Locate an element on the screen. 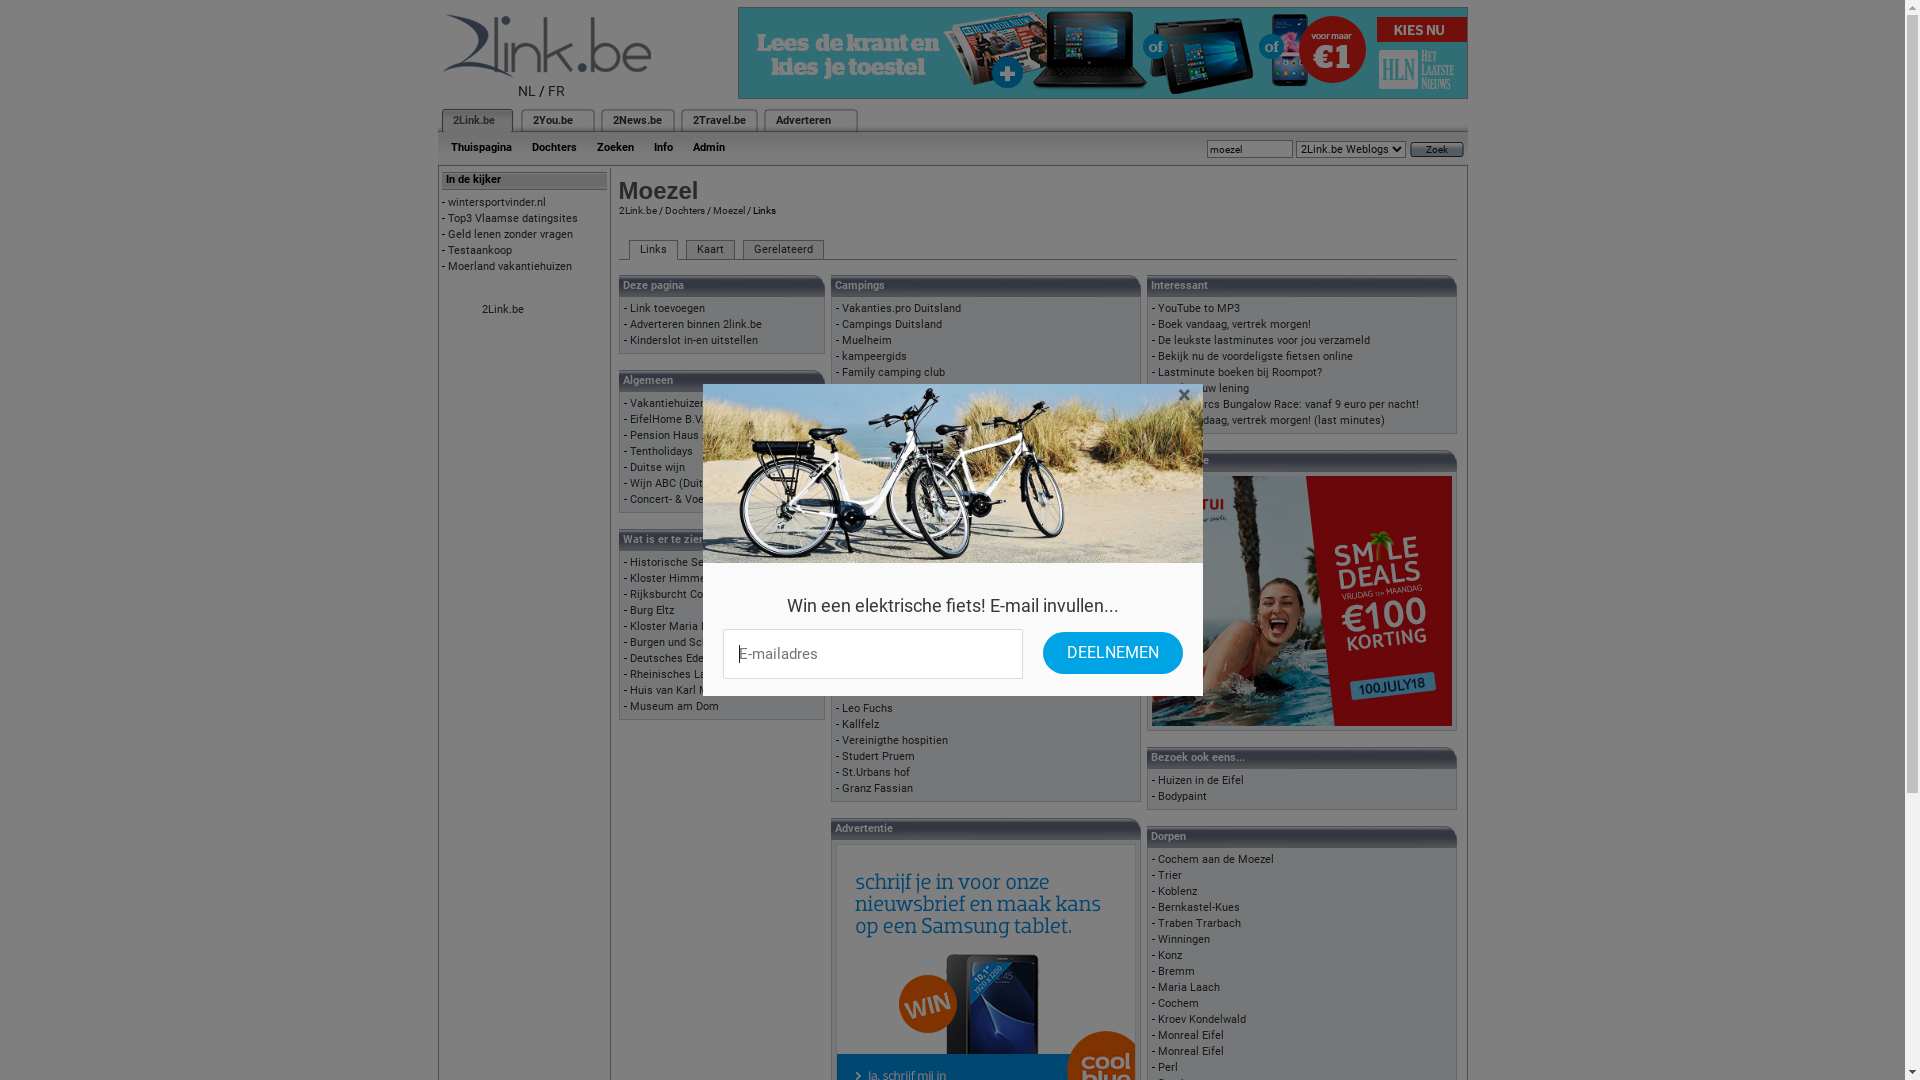  'Thuispagina' is located at coordinates (480, 146).